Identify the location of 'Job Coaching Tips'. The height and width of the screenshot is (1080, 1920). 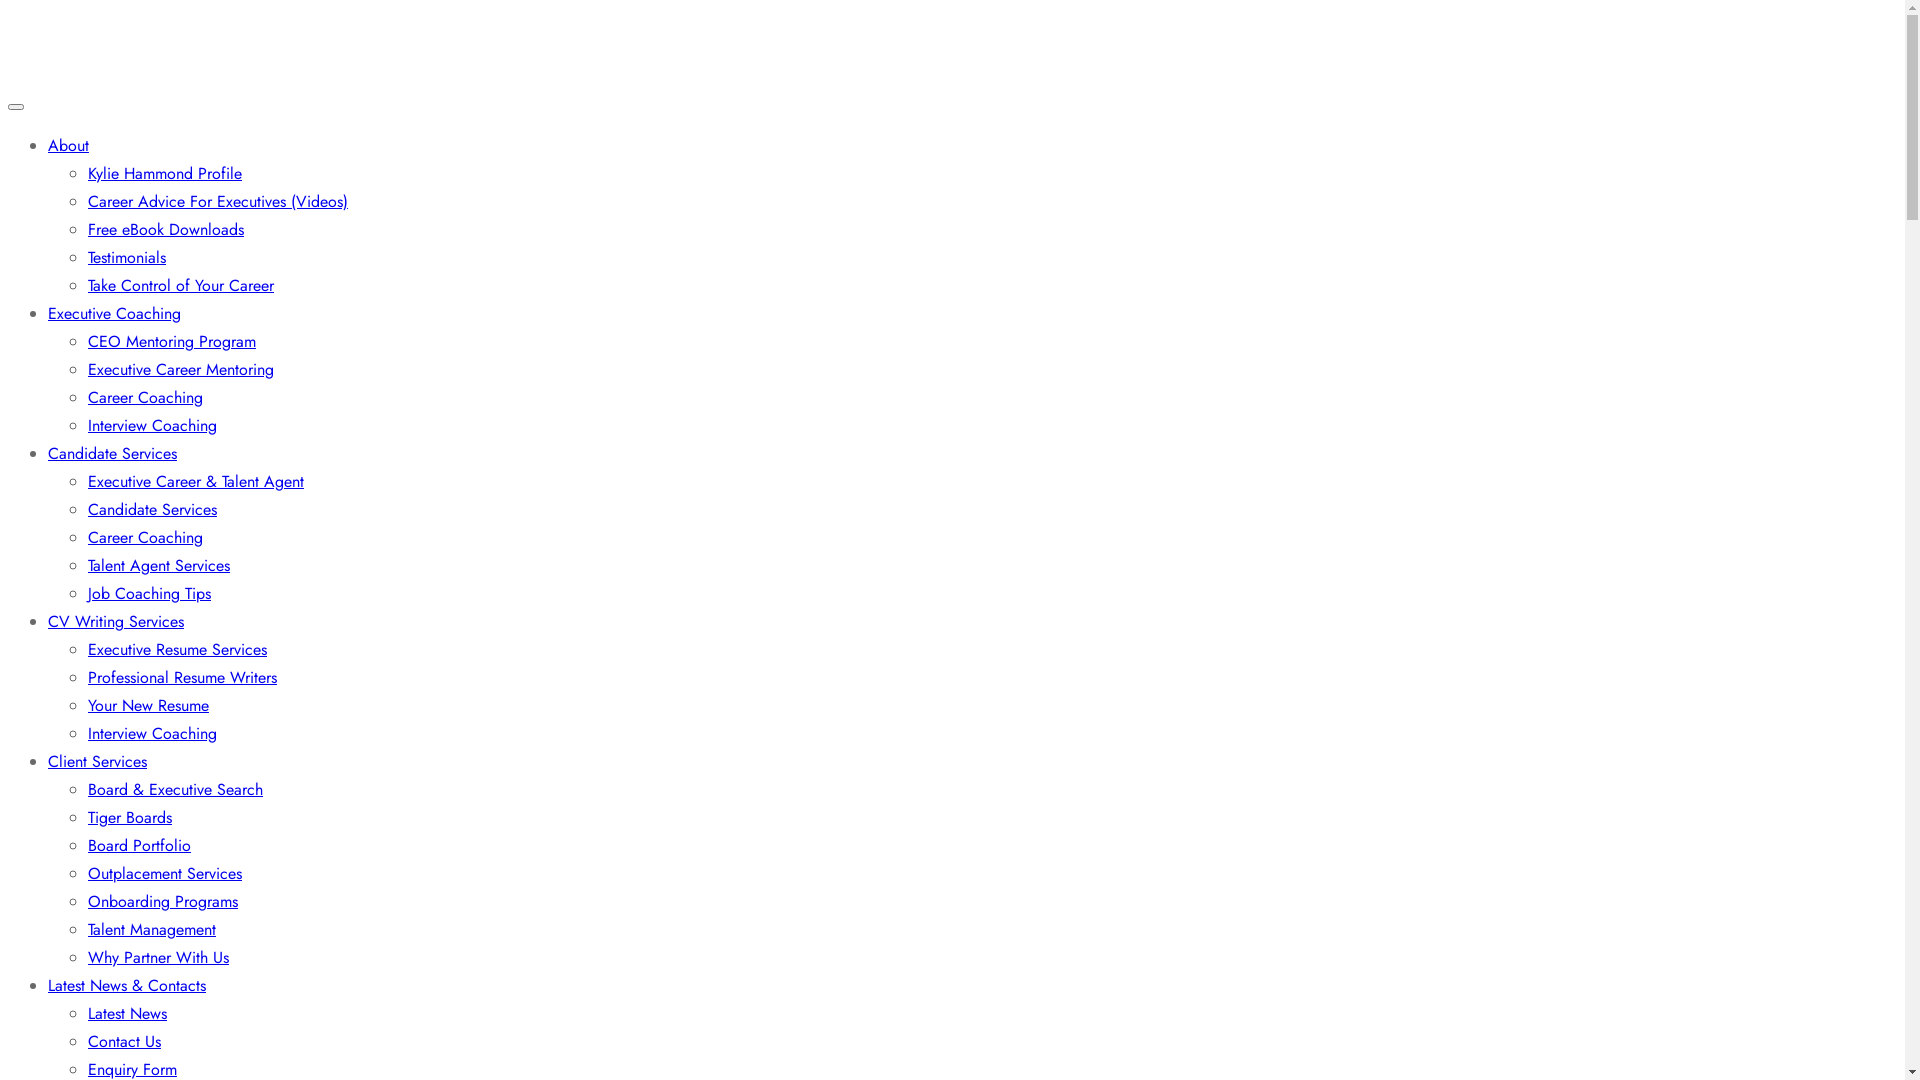
(148, 592).